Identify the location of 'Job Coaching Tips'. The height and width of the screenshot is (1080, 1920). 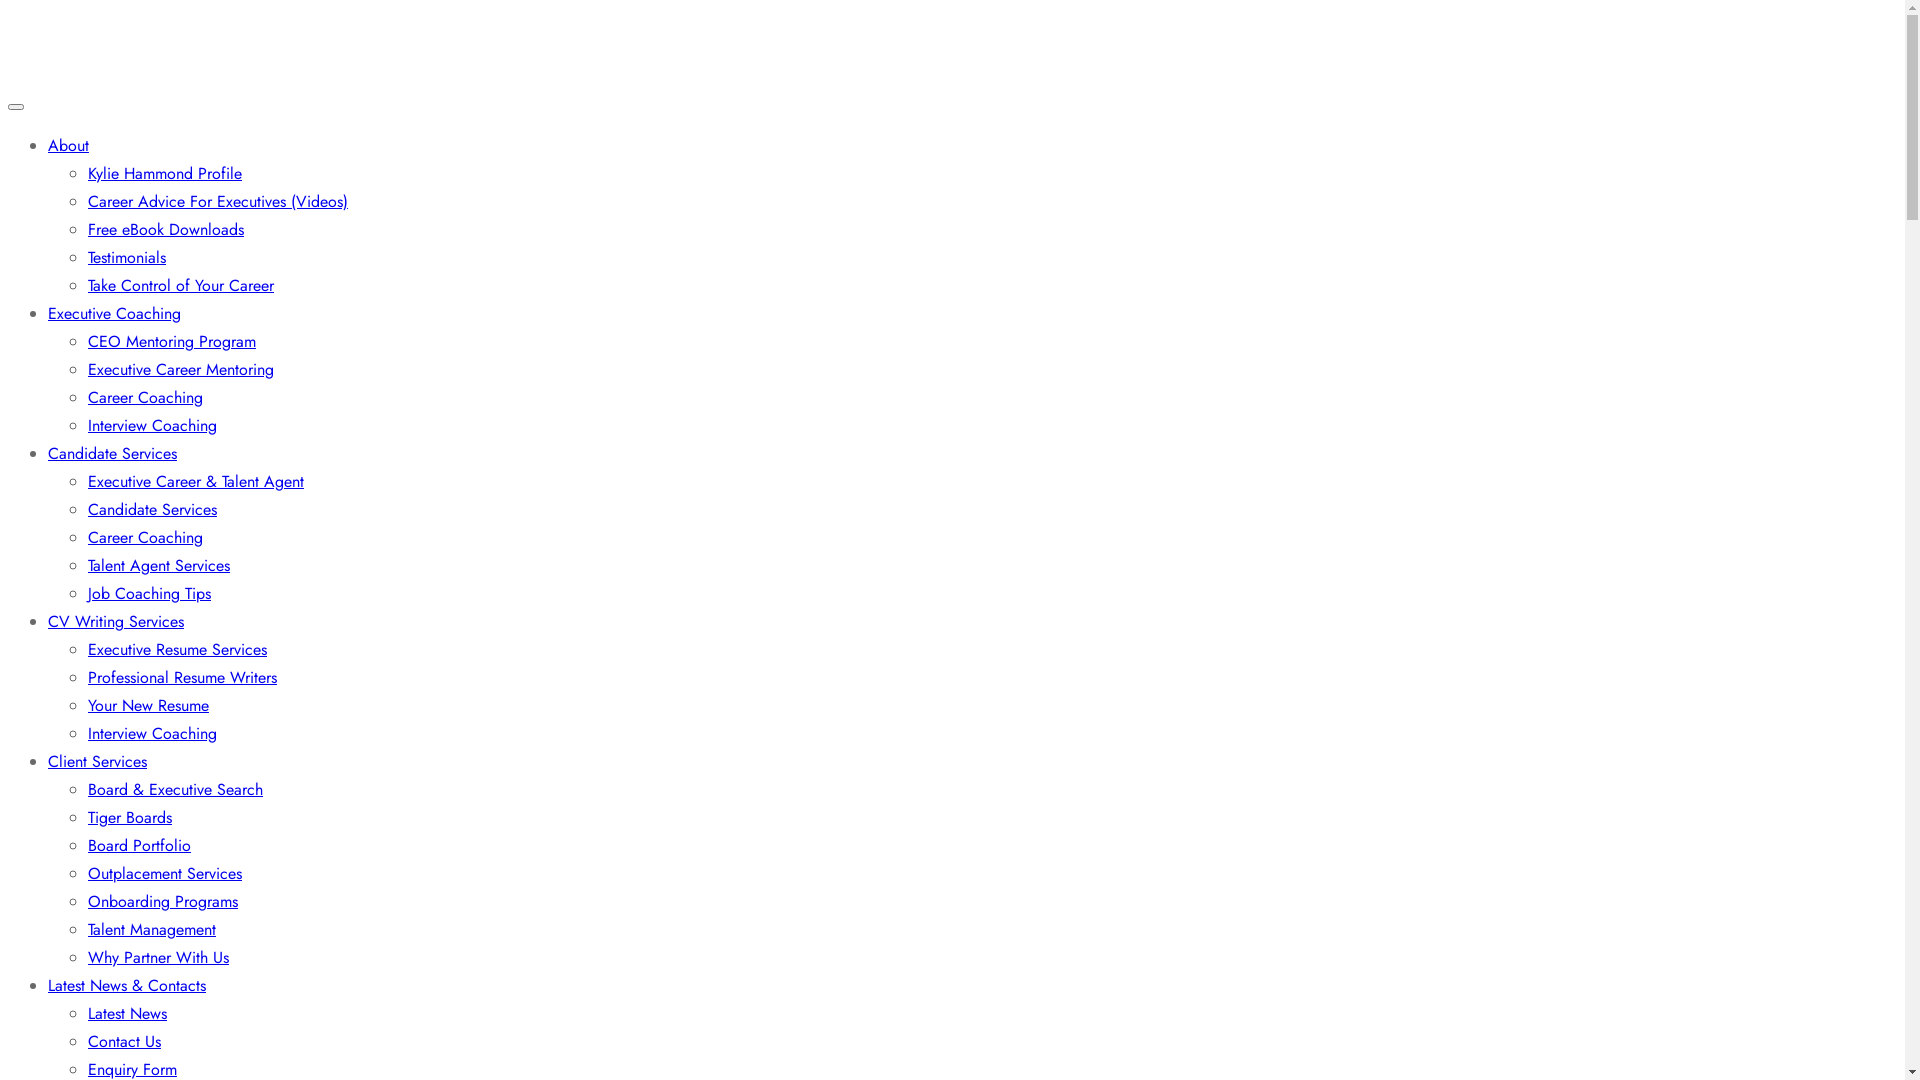
(148, 592).